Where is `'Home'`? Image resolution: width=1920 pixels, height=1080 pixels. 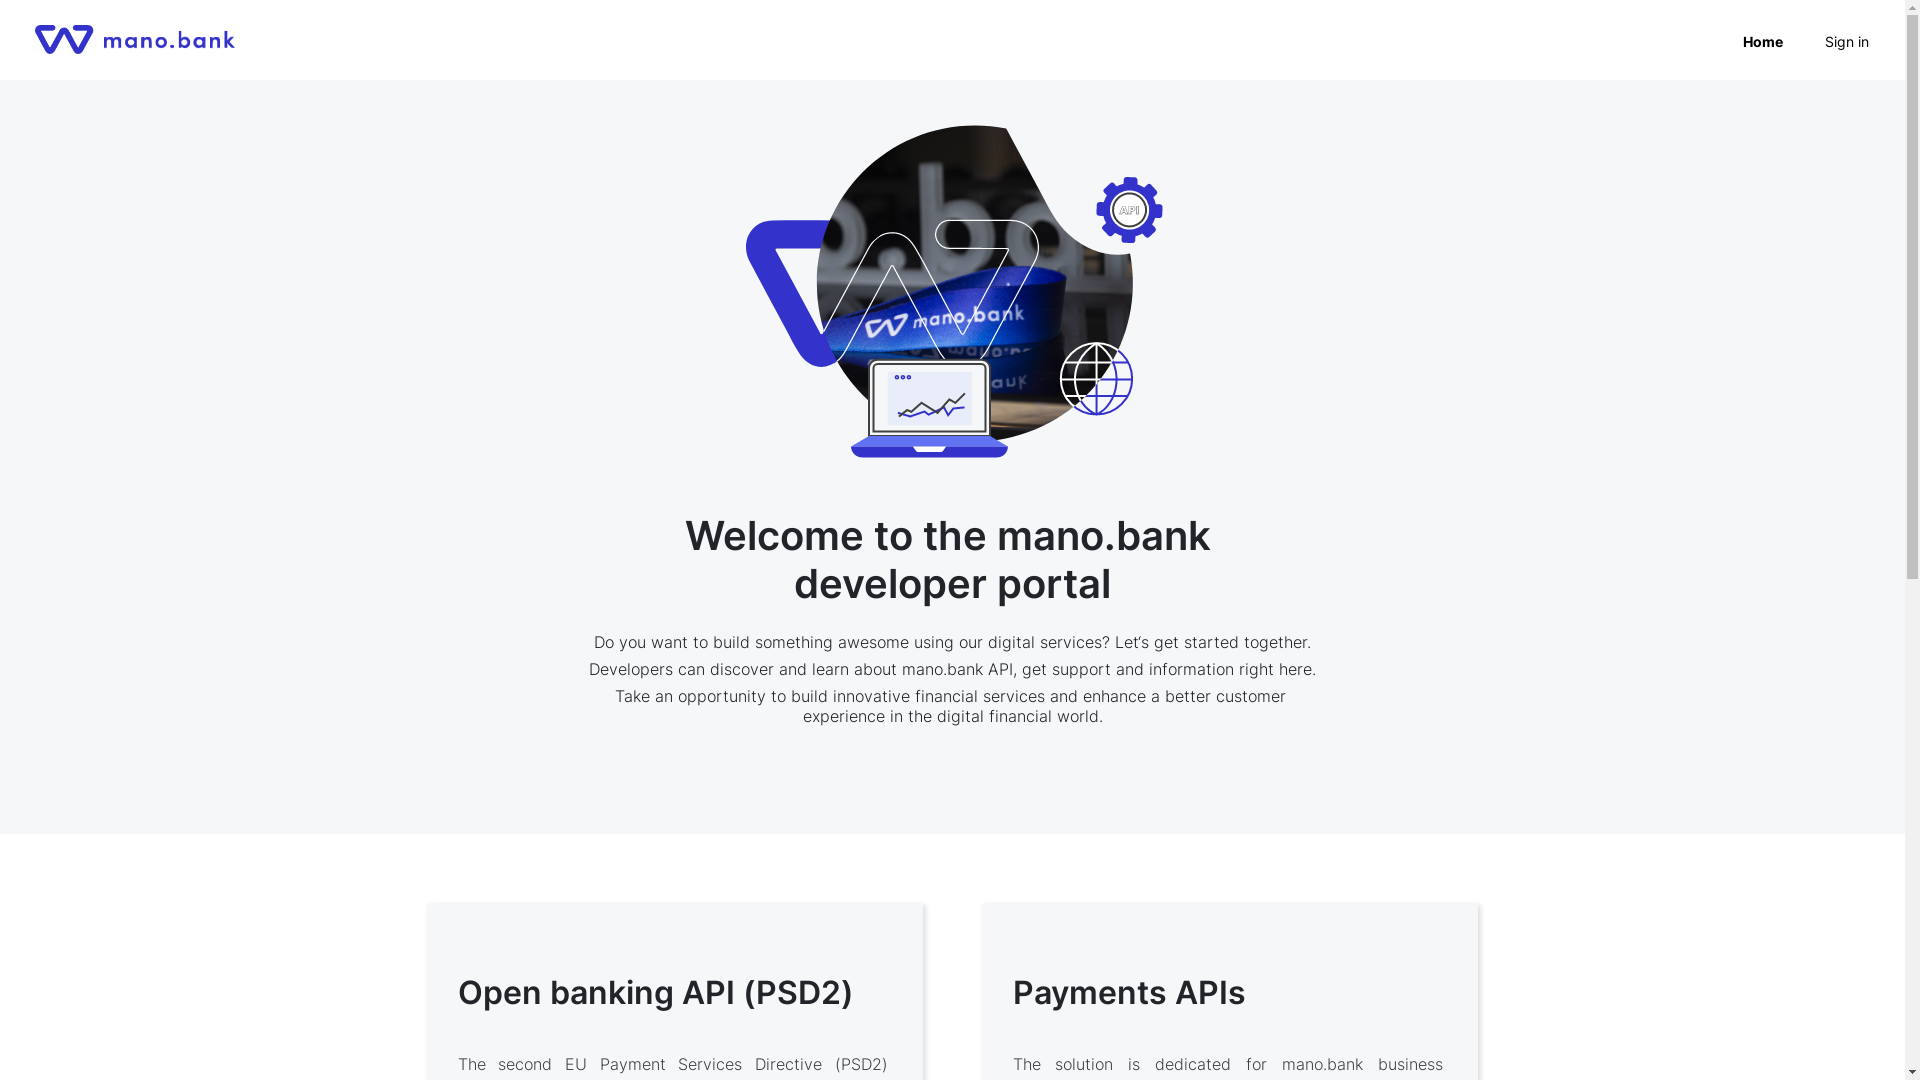 'Home' is located at coordinates (1722, 41).